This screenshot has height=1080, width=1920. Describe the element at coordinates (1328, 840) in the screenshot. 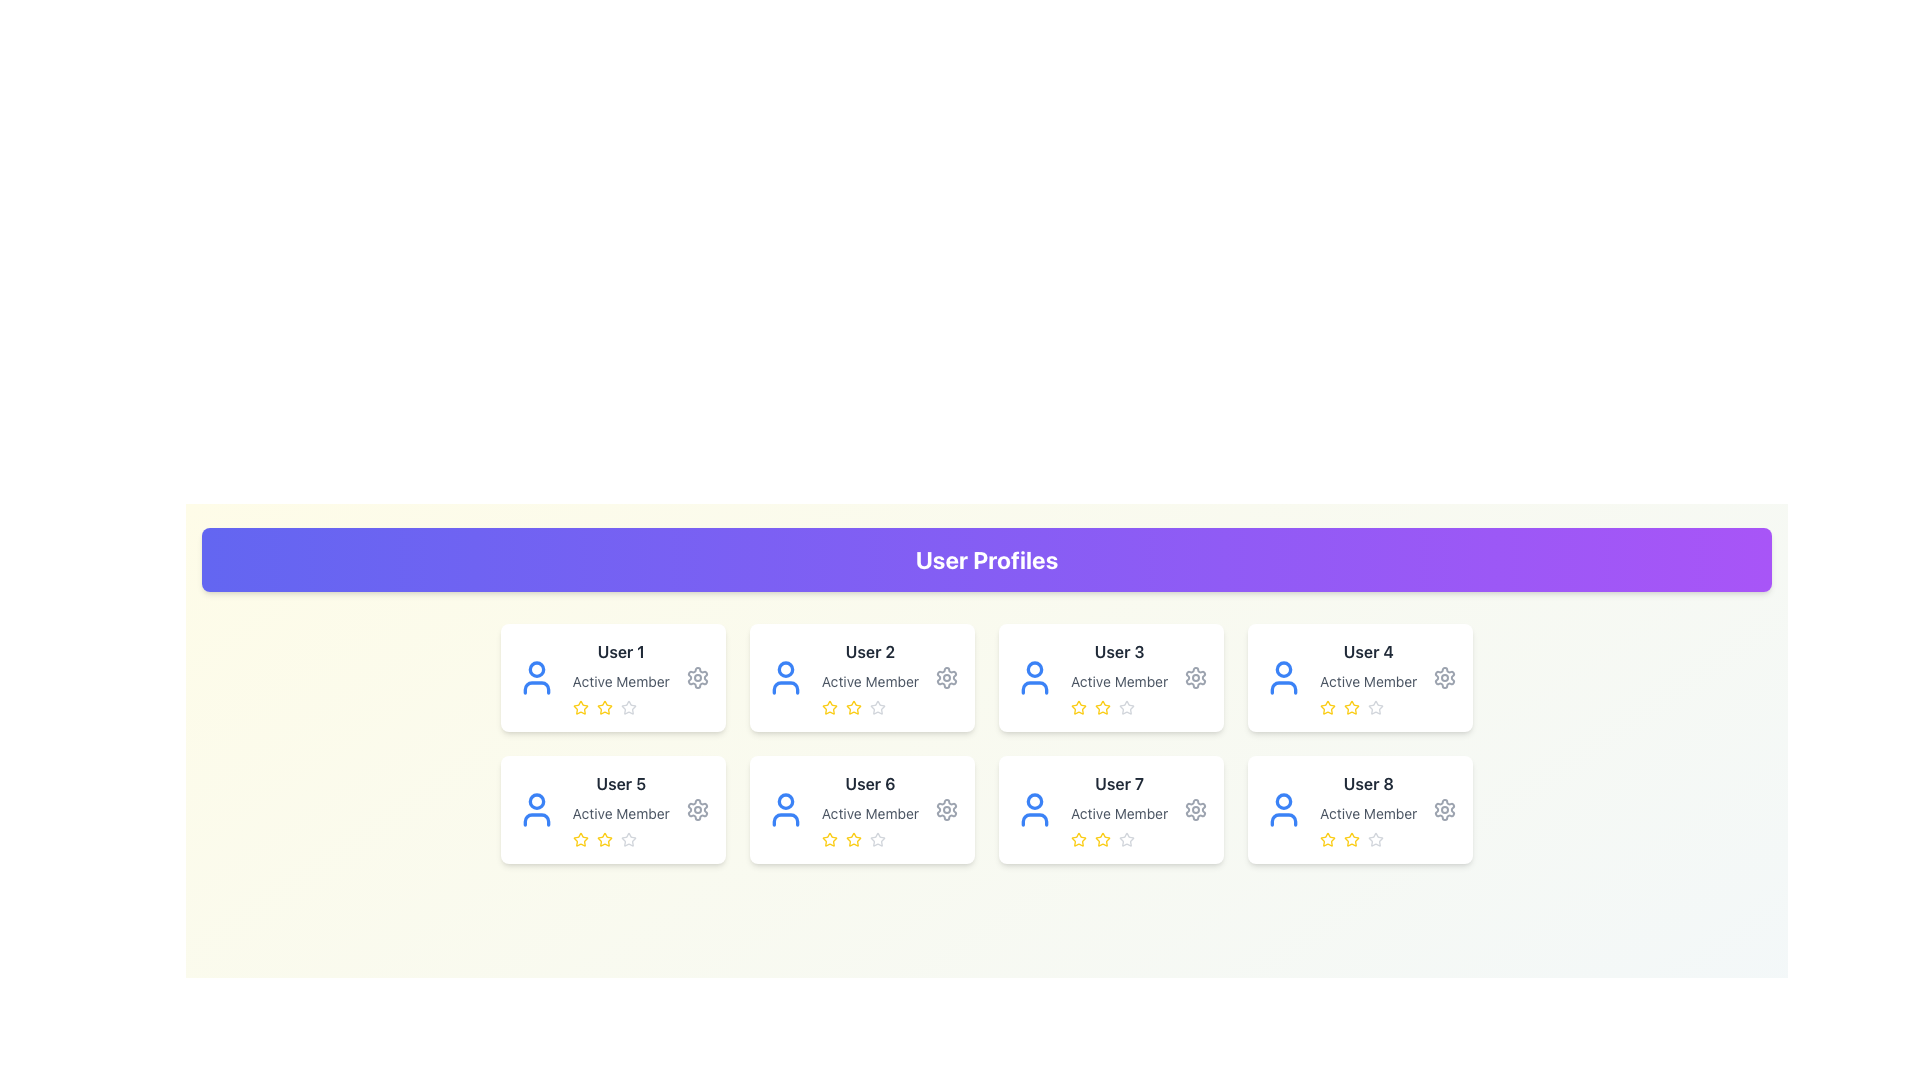

I see `the first yellow rating star icon in the profile card of 'User 8', located to the right of the user avatar and name` at that location.